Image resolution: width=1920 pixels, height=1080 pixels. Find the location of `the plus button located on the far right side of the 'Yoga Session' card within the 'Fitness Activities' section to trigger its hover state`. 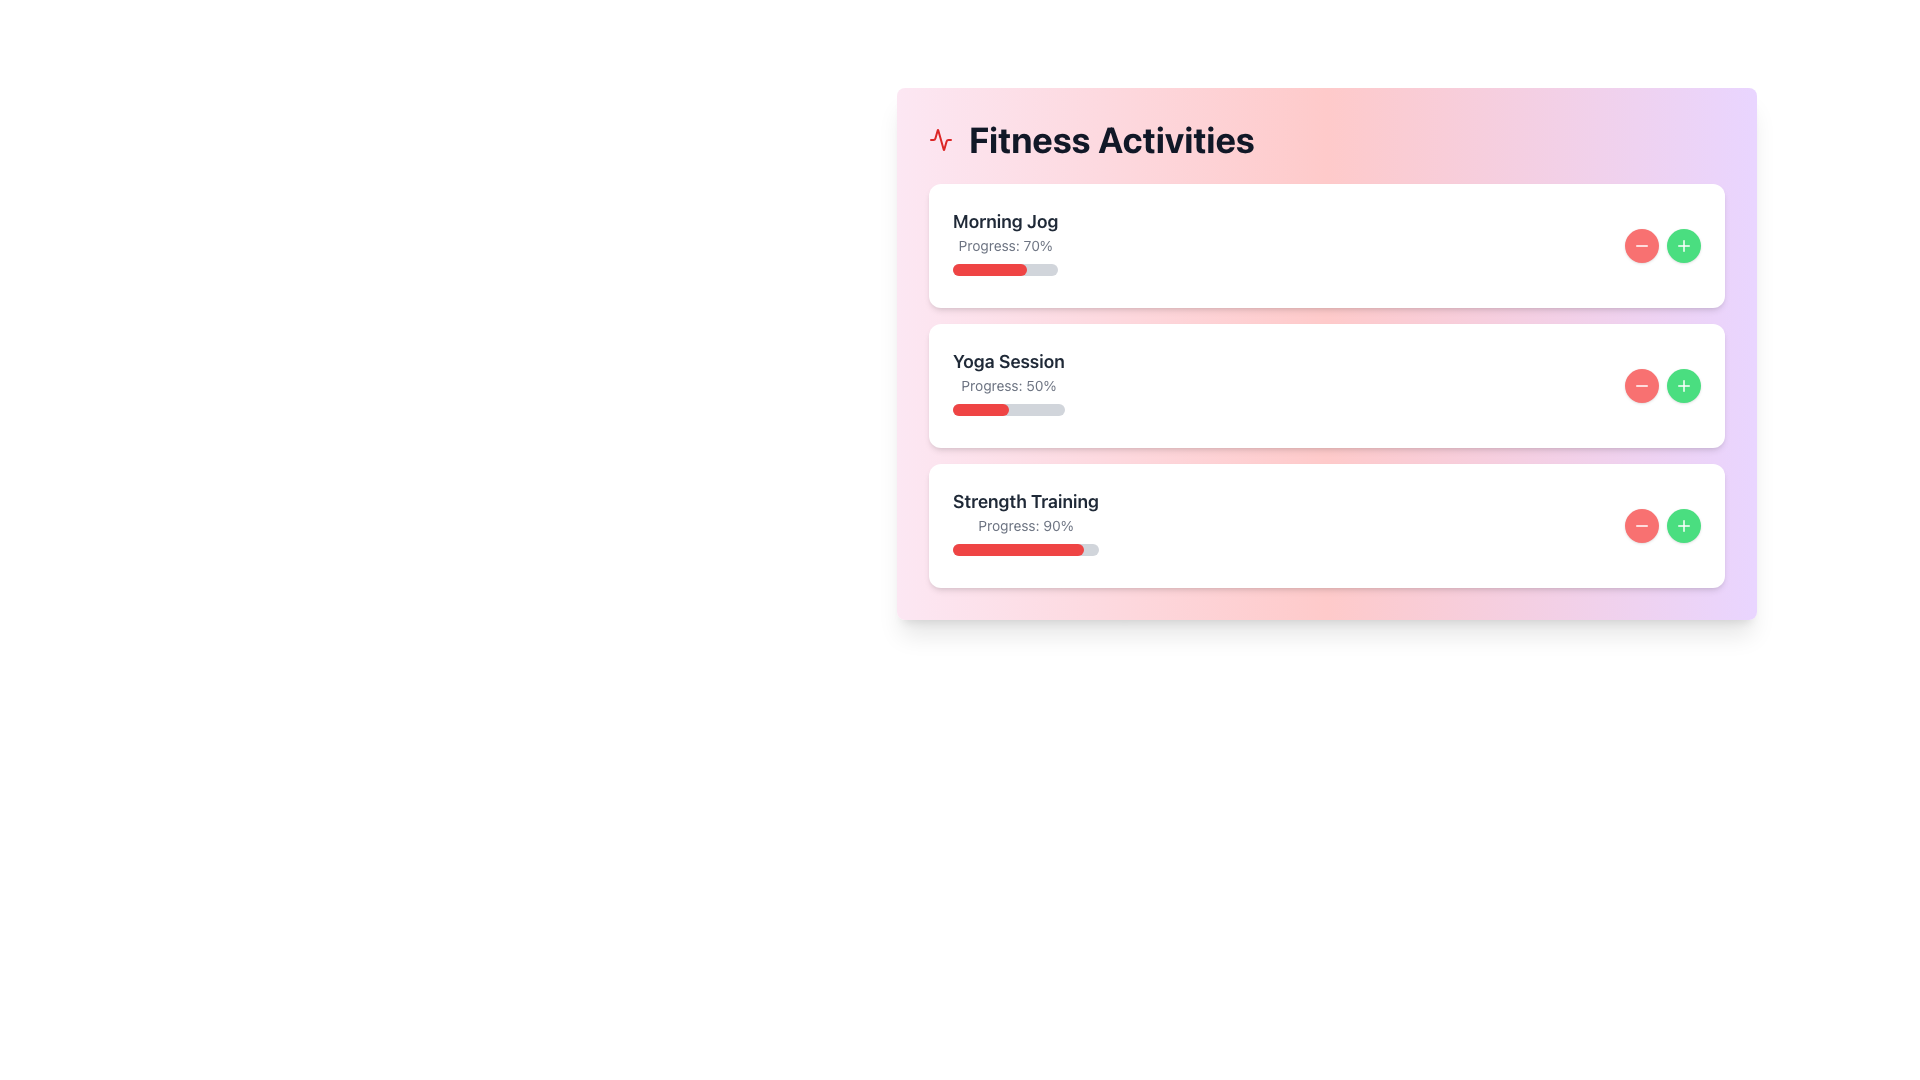

the plus button located on the far right side of the 'Yoga Session' card within the 'Fitness Activities' section to trigger its hover state is located at coordinates (1662, 385).